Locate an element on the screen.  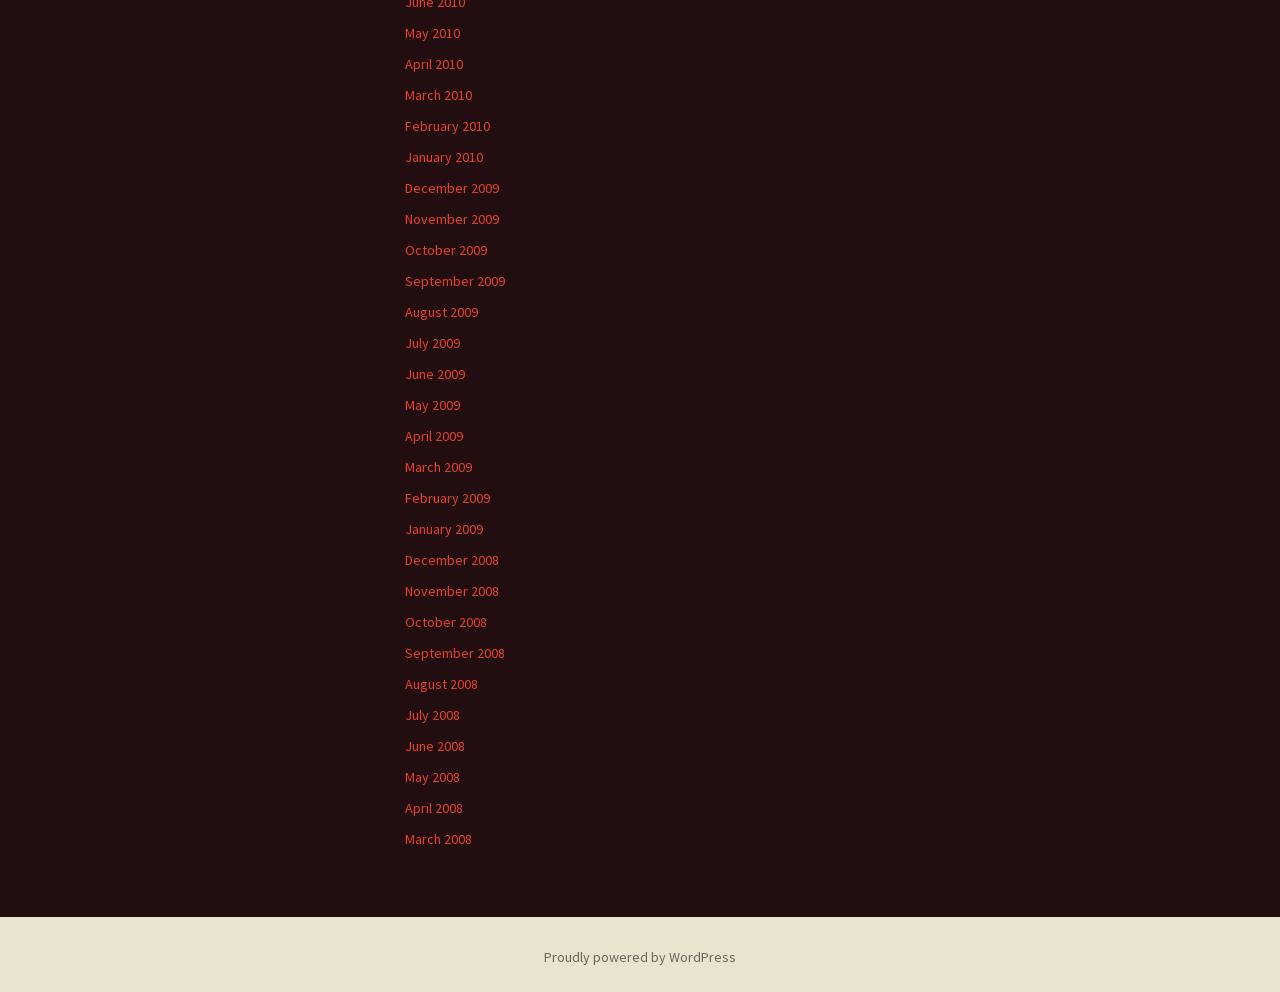
'February 2009' is located at coordinates (446, 496).